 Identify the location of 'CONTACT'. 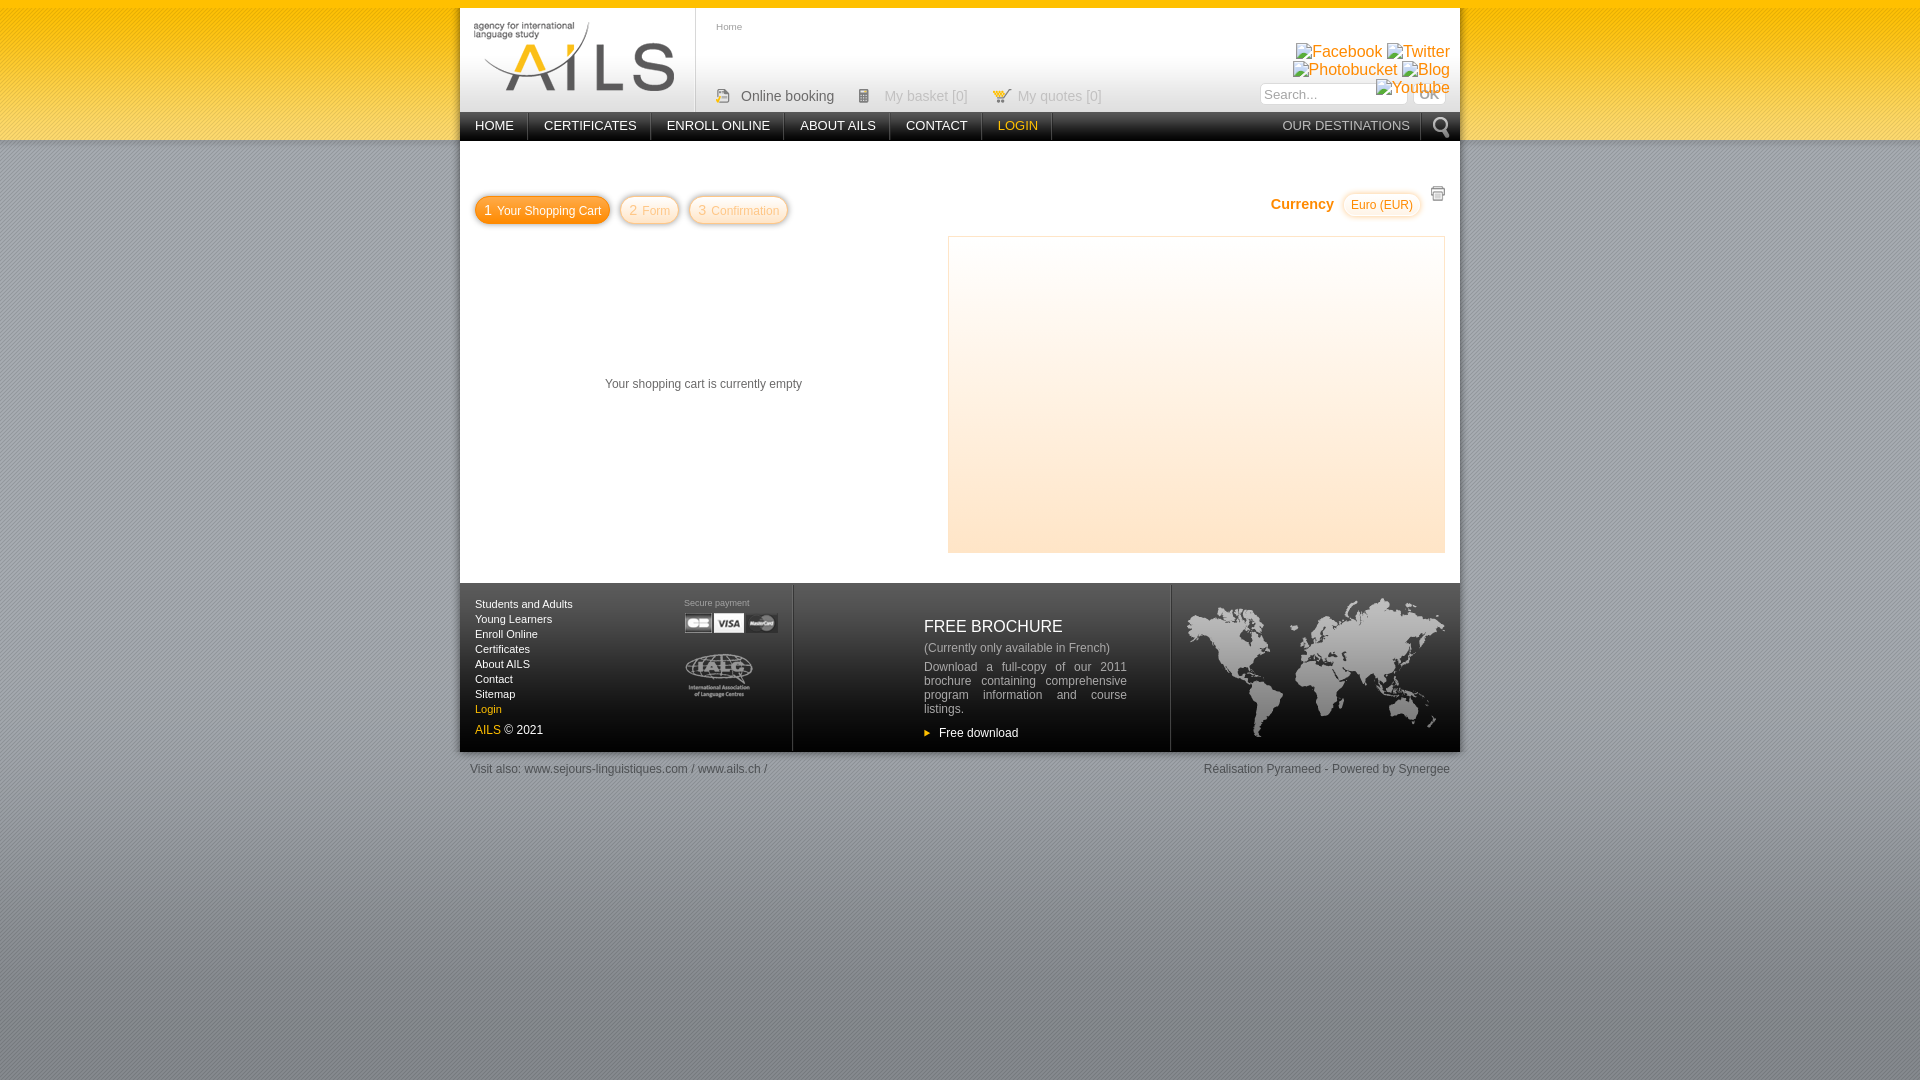
(935, 126).